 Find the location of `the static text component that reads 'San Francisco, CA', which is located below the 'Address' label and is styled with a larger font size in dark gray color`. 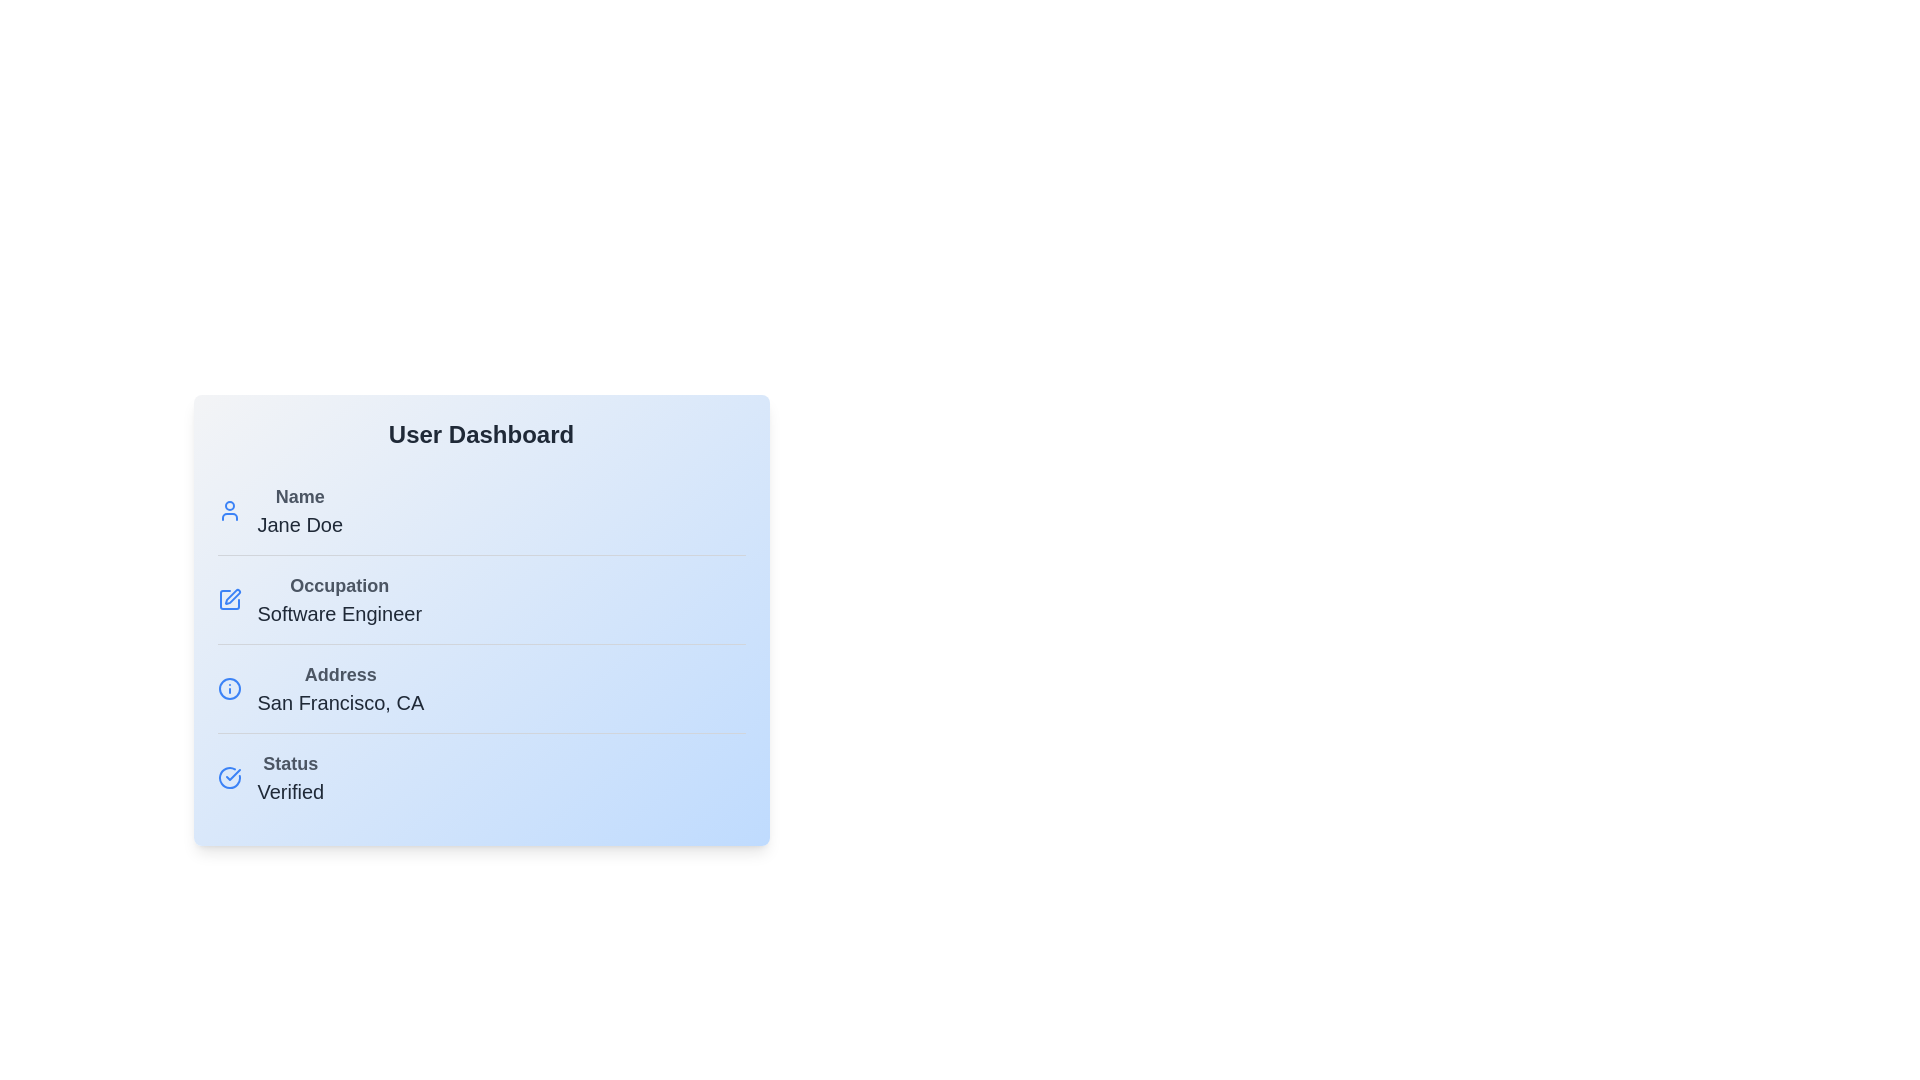

the static text component that reads 'San Francisco, CA', which is located below the 'Address' label and is styled with a larger font size in dark gray color is located at coordinates (340, 701).